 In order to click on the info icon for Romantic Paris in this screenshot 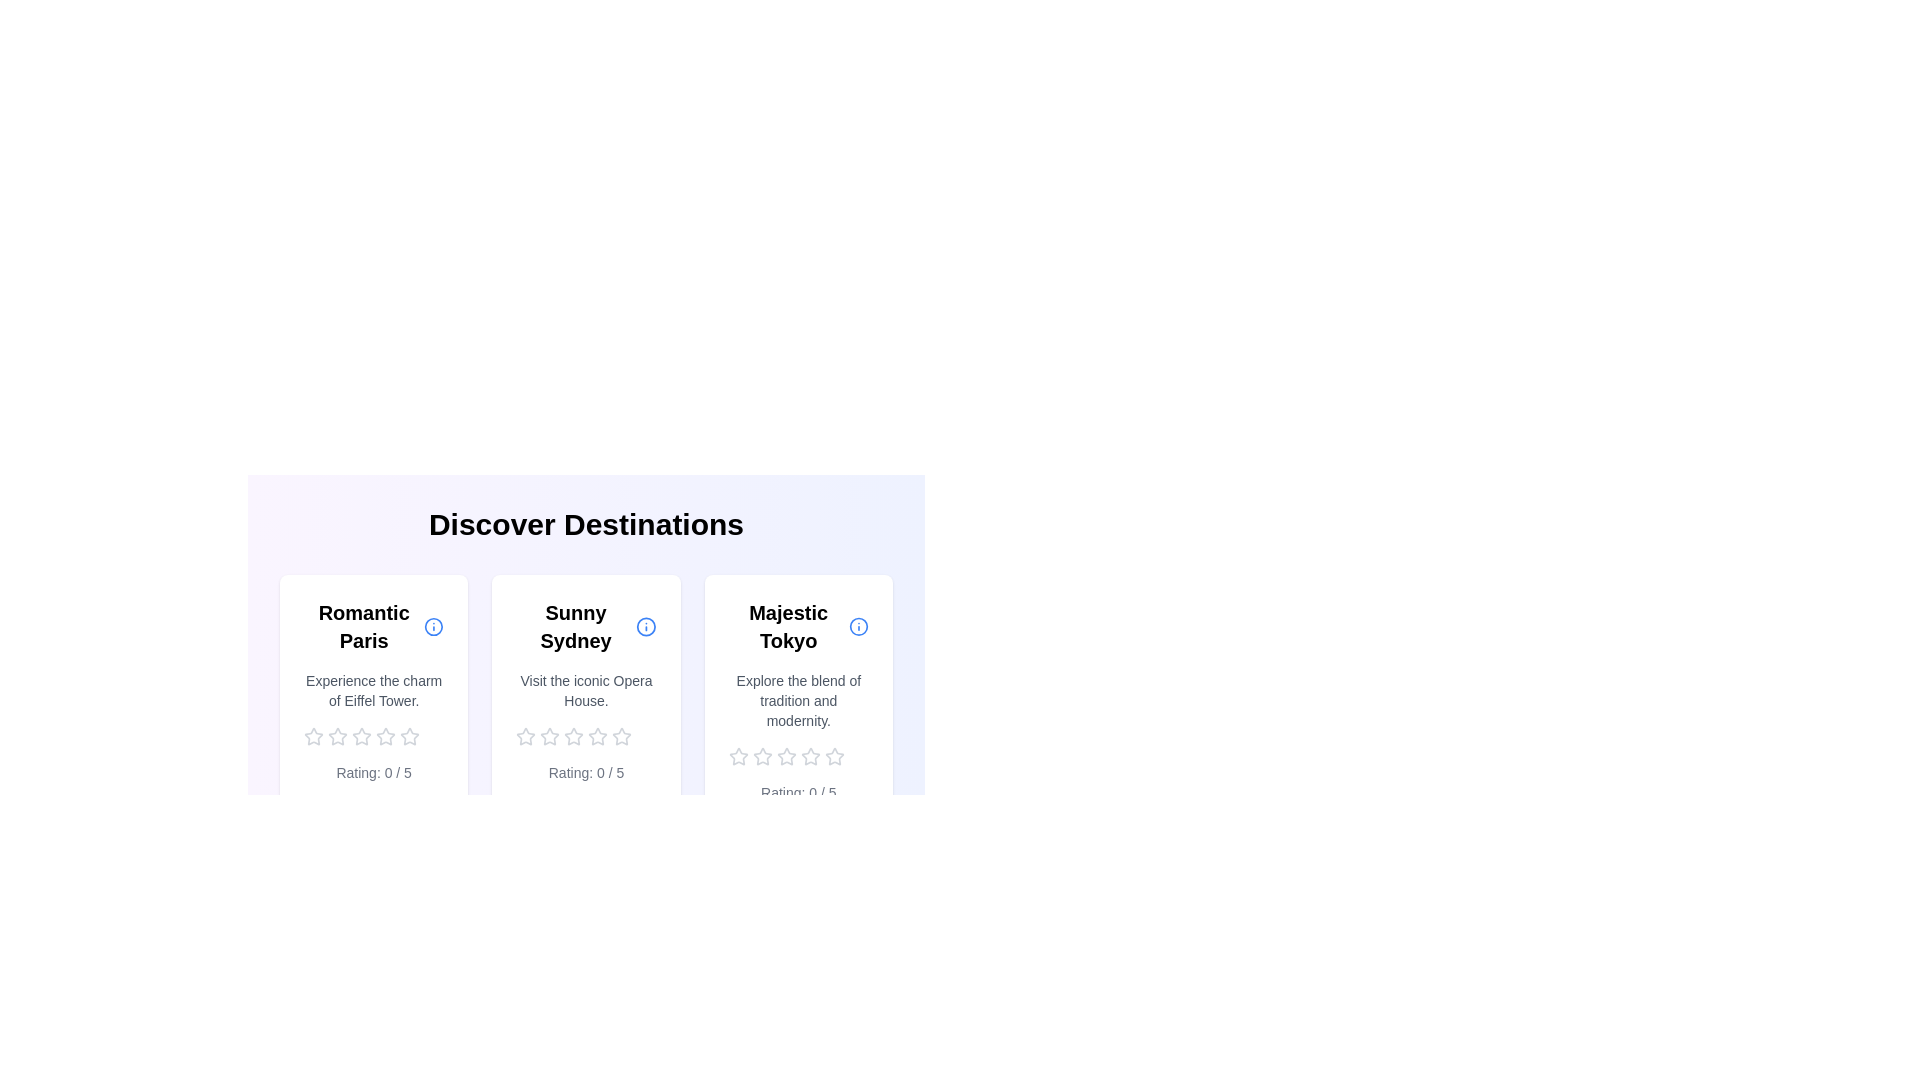, I will do `click(432, 626)`.